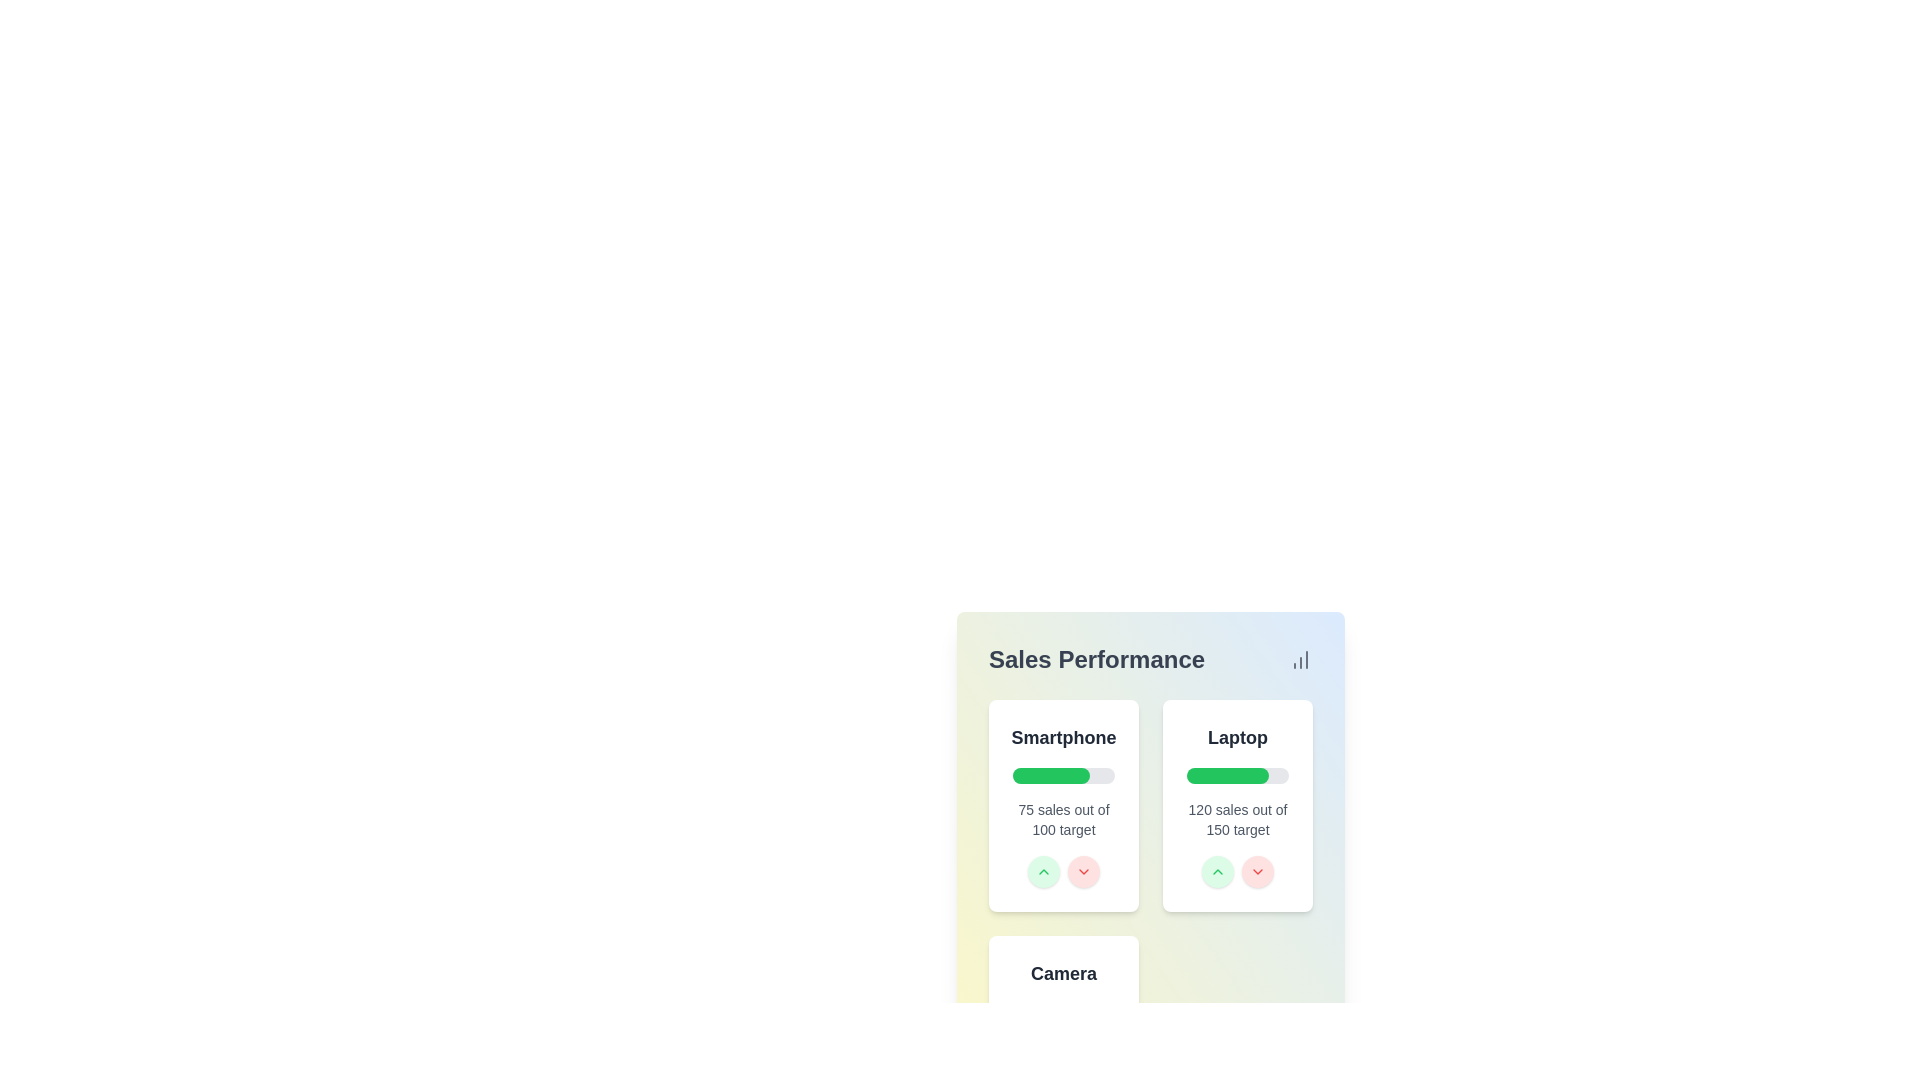 The image size is (1920, 1080). Describe the element at coordinates (1050, 1011) in the screenshot. I see `the filled portion of the progress bar segment located below the 'Camera' section in the interface` at that location.